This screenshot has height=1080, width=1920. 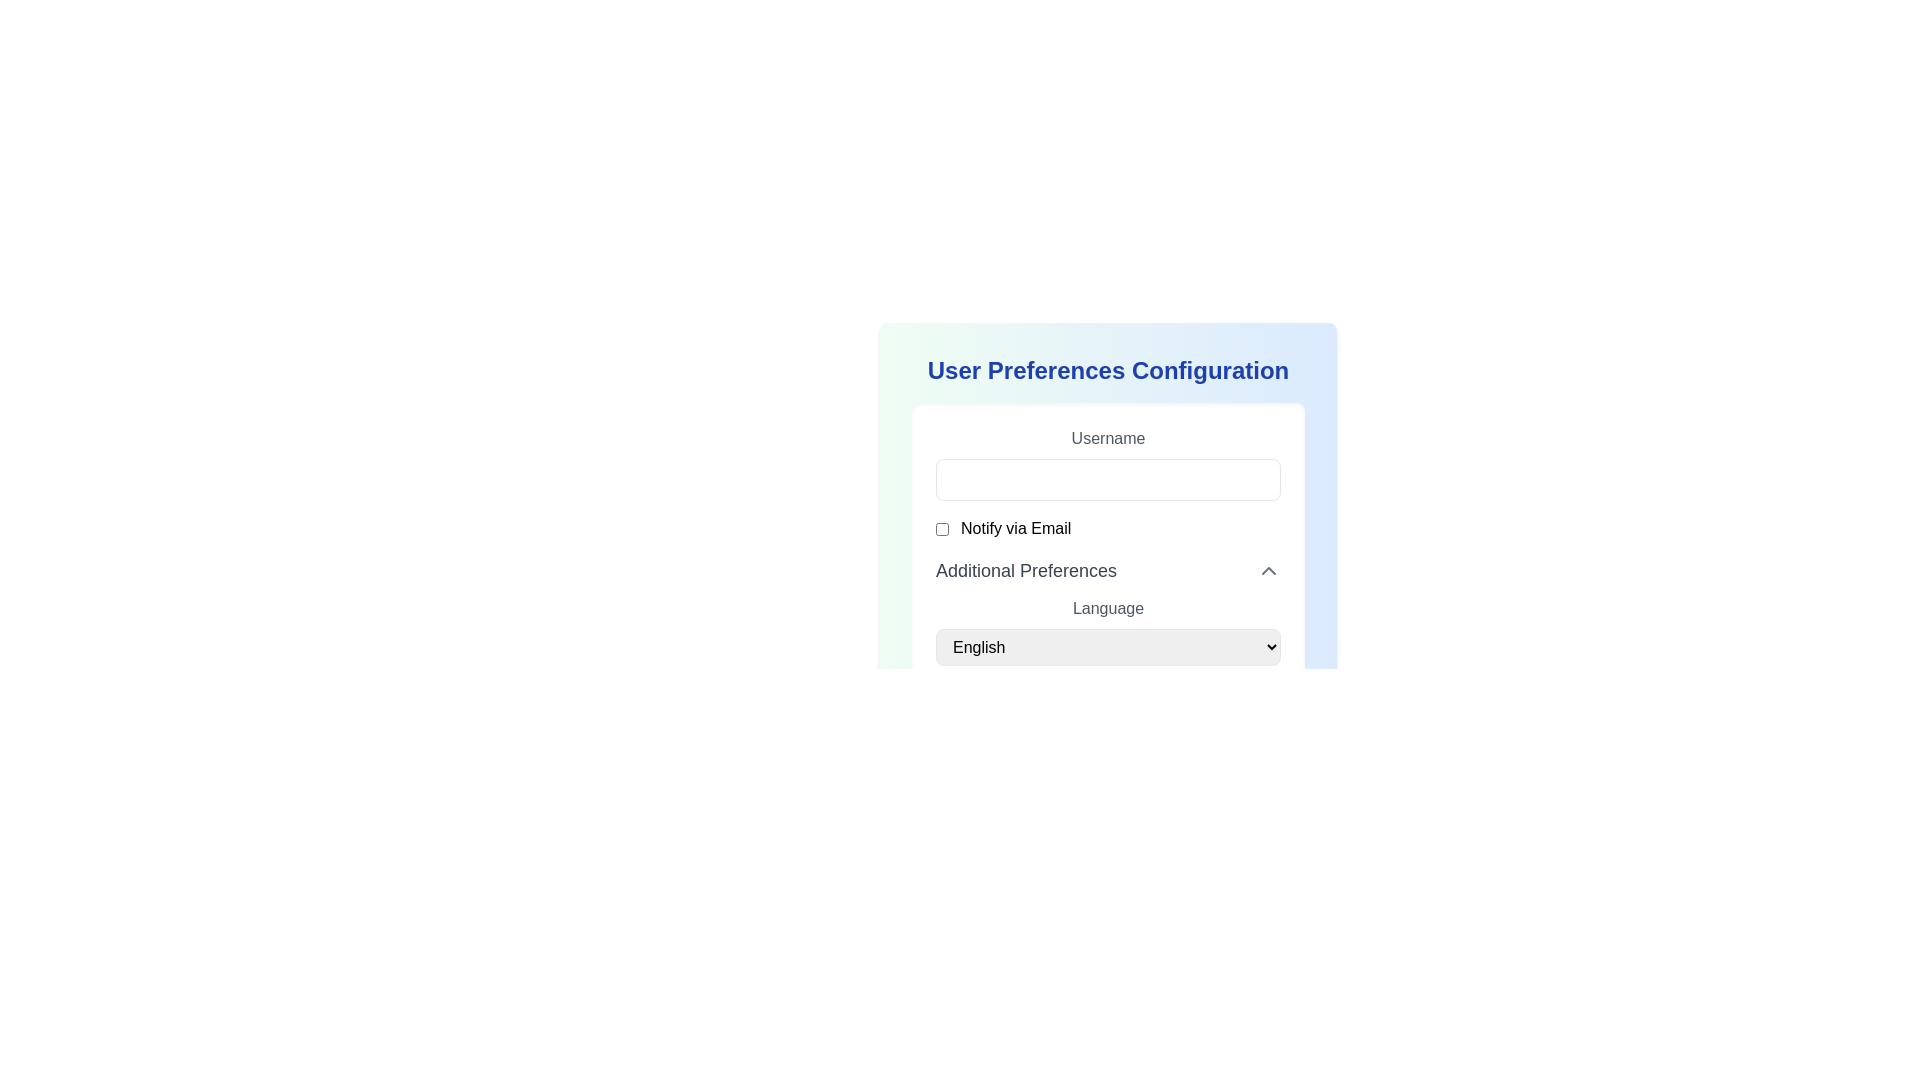 What do you see at coordinates (1107, 527) in the screenshot?
I see `the checkbox labeled 'Notify via Email'` at bounding box center [1107, 527].